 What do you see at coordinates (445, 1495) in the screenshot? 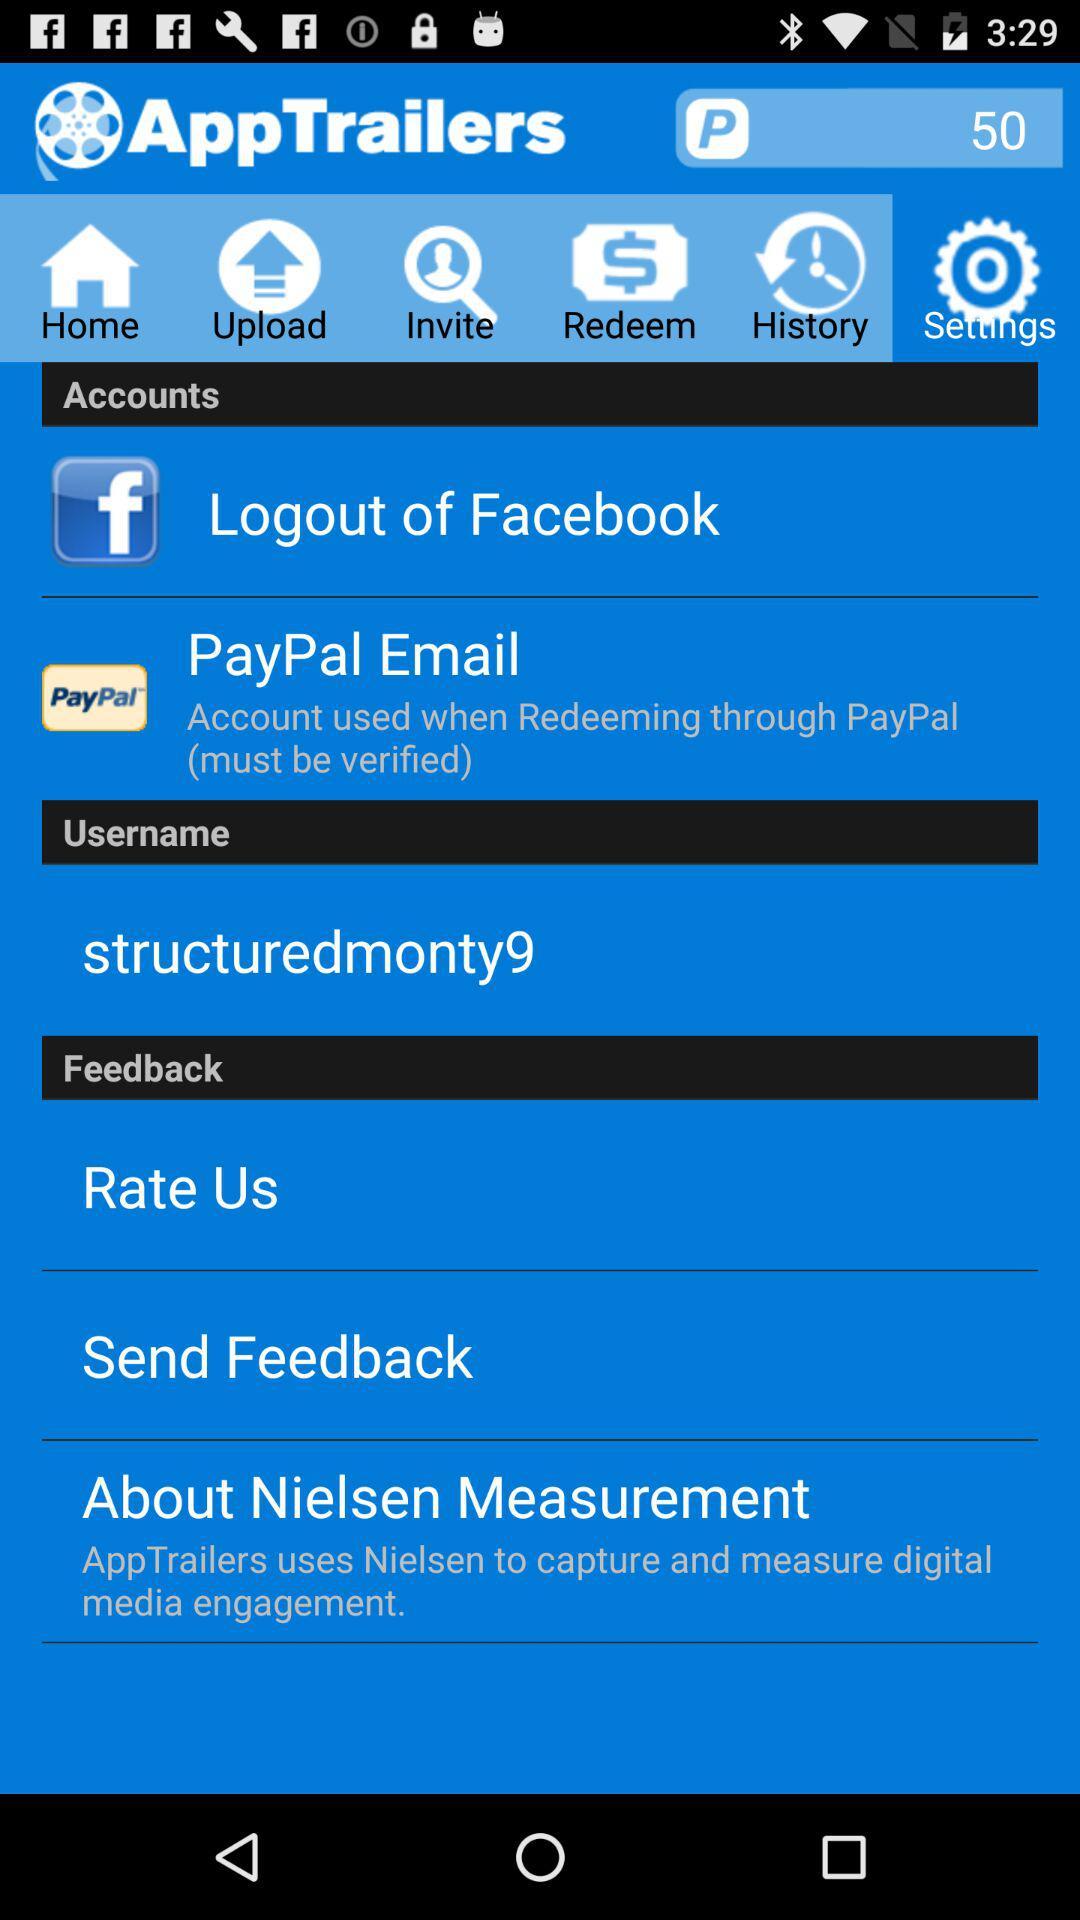
I see `about nielsen measurement icon` at bounding box center [445, 1495].